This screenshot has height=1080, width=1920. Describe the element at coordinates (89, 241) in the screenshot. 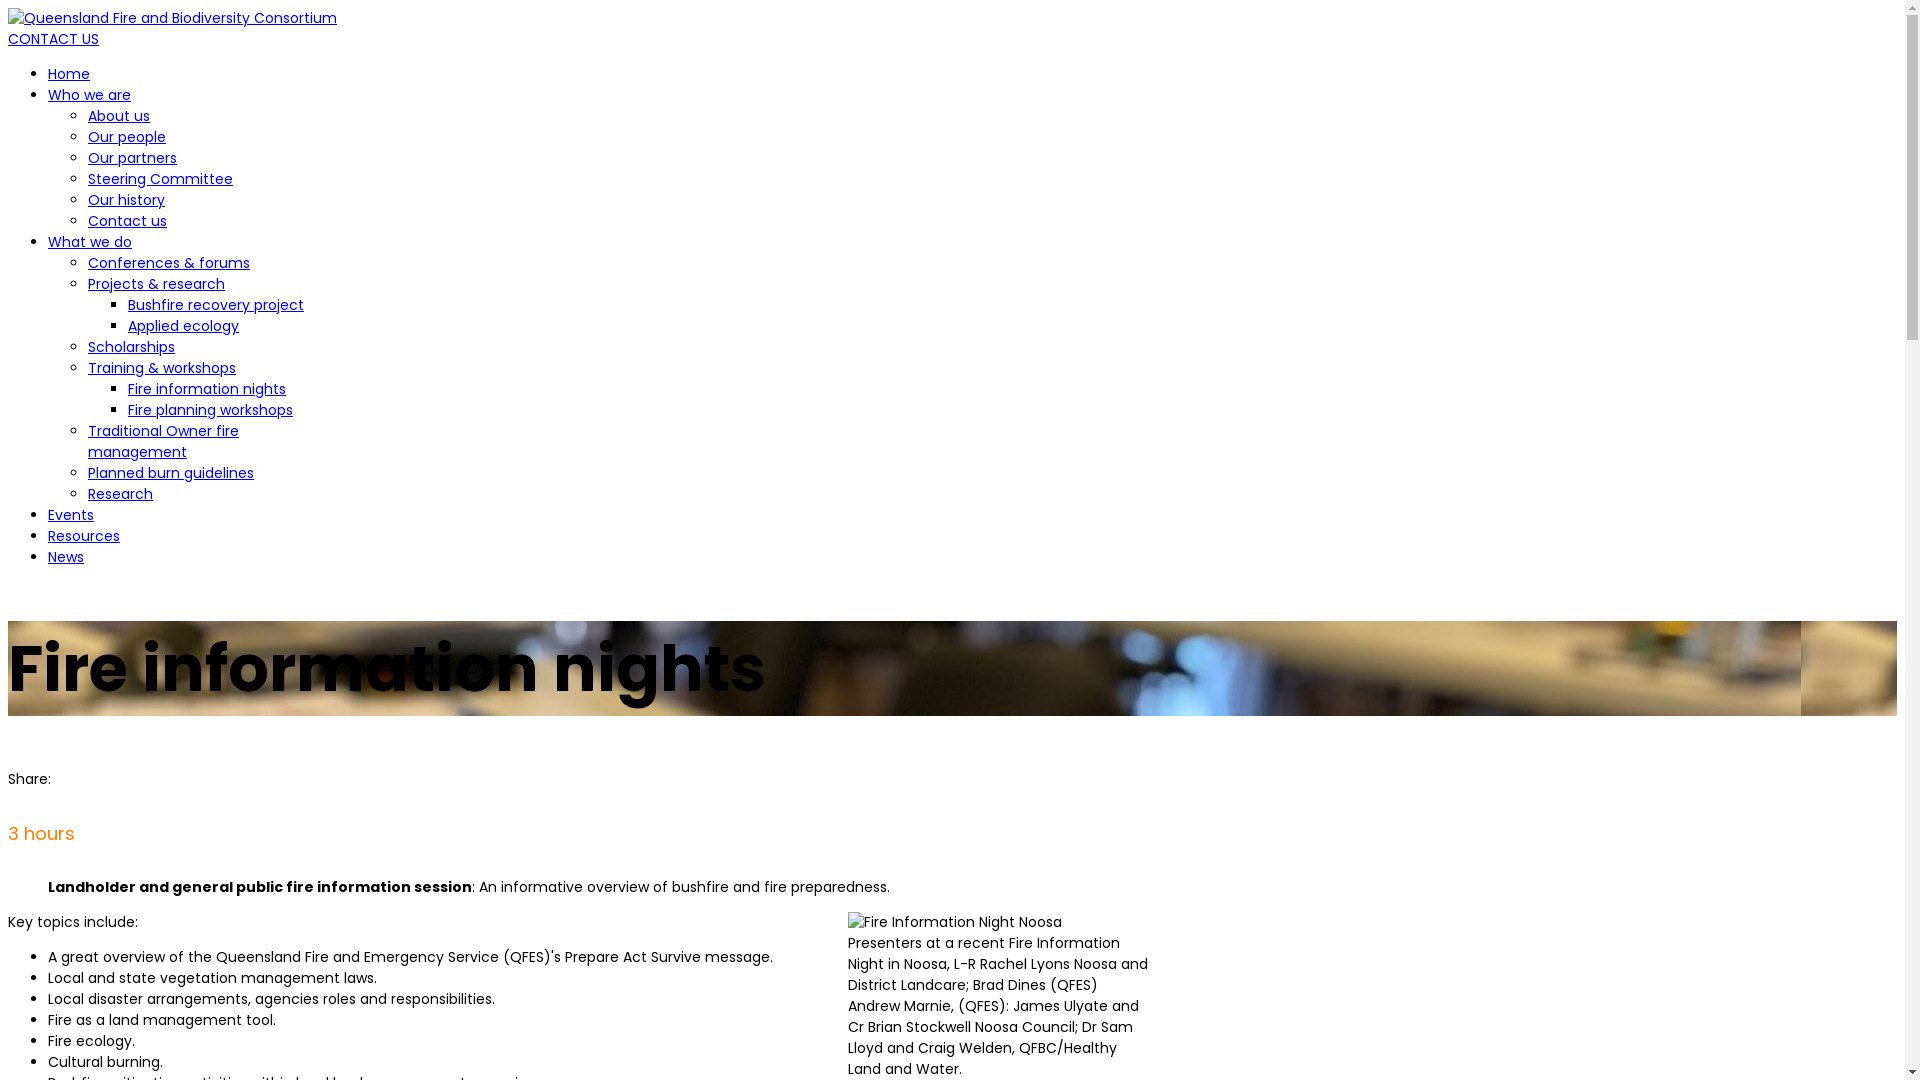

I see `'What we do'` at that location.